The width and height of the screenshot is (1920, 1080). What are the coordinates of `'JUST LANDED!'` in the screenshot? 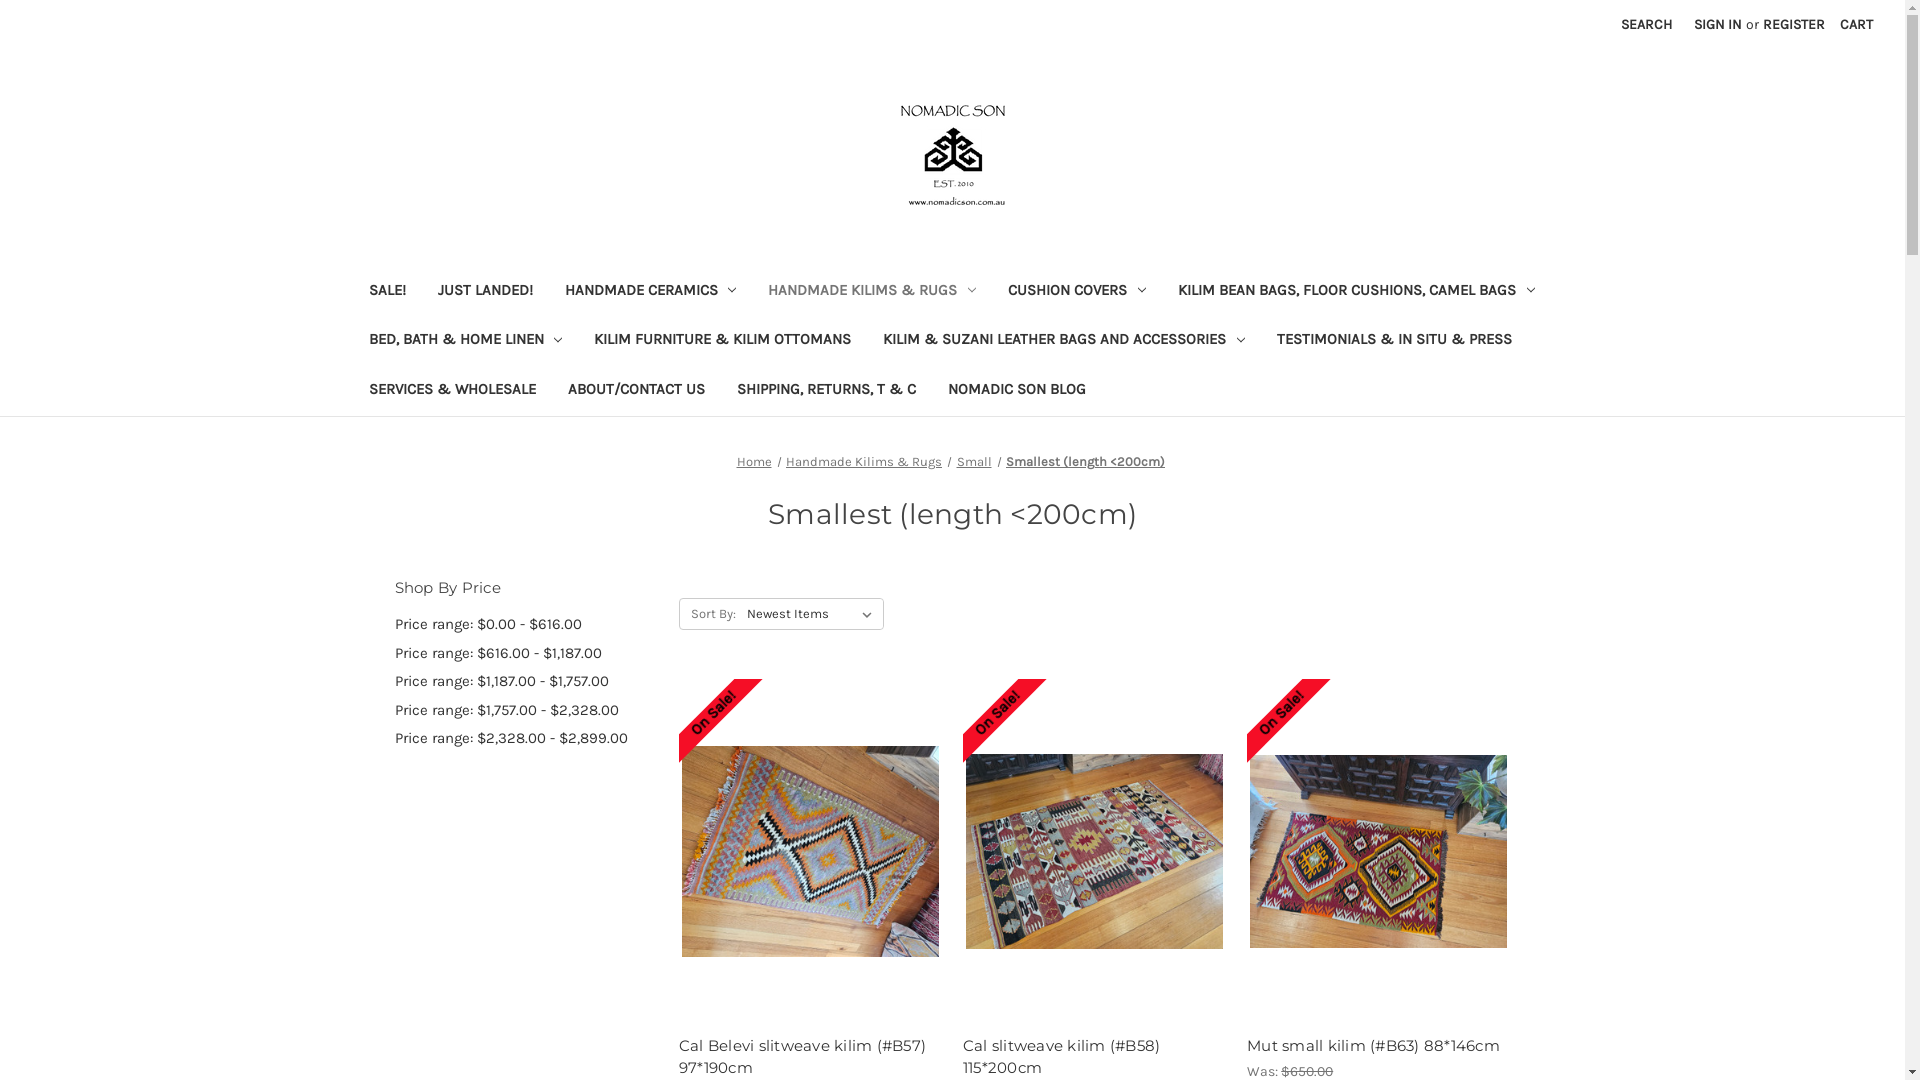 It's located at (485, 292).